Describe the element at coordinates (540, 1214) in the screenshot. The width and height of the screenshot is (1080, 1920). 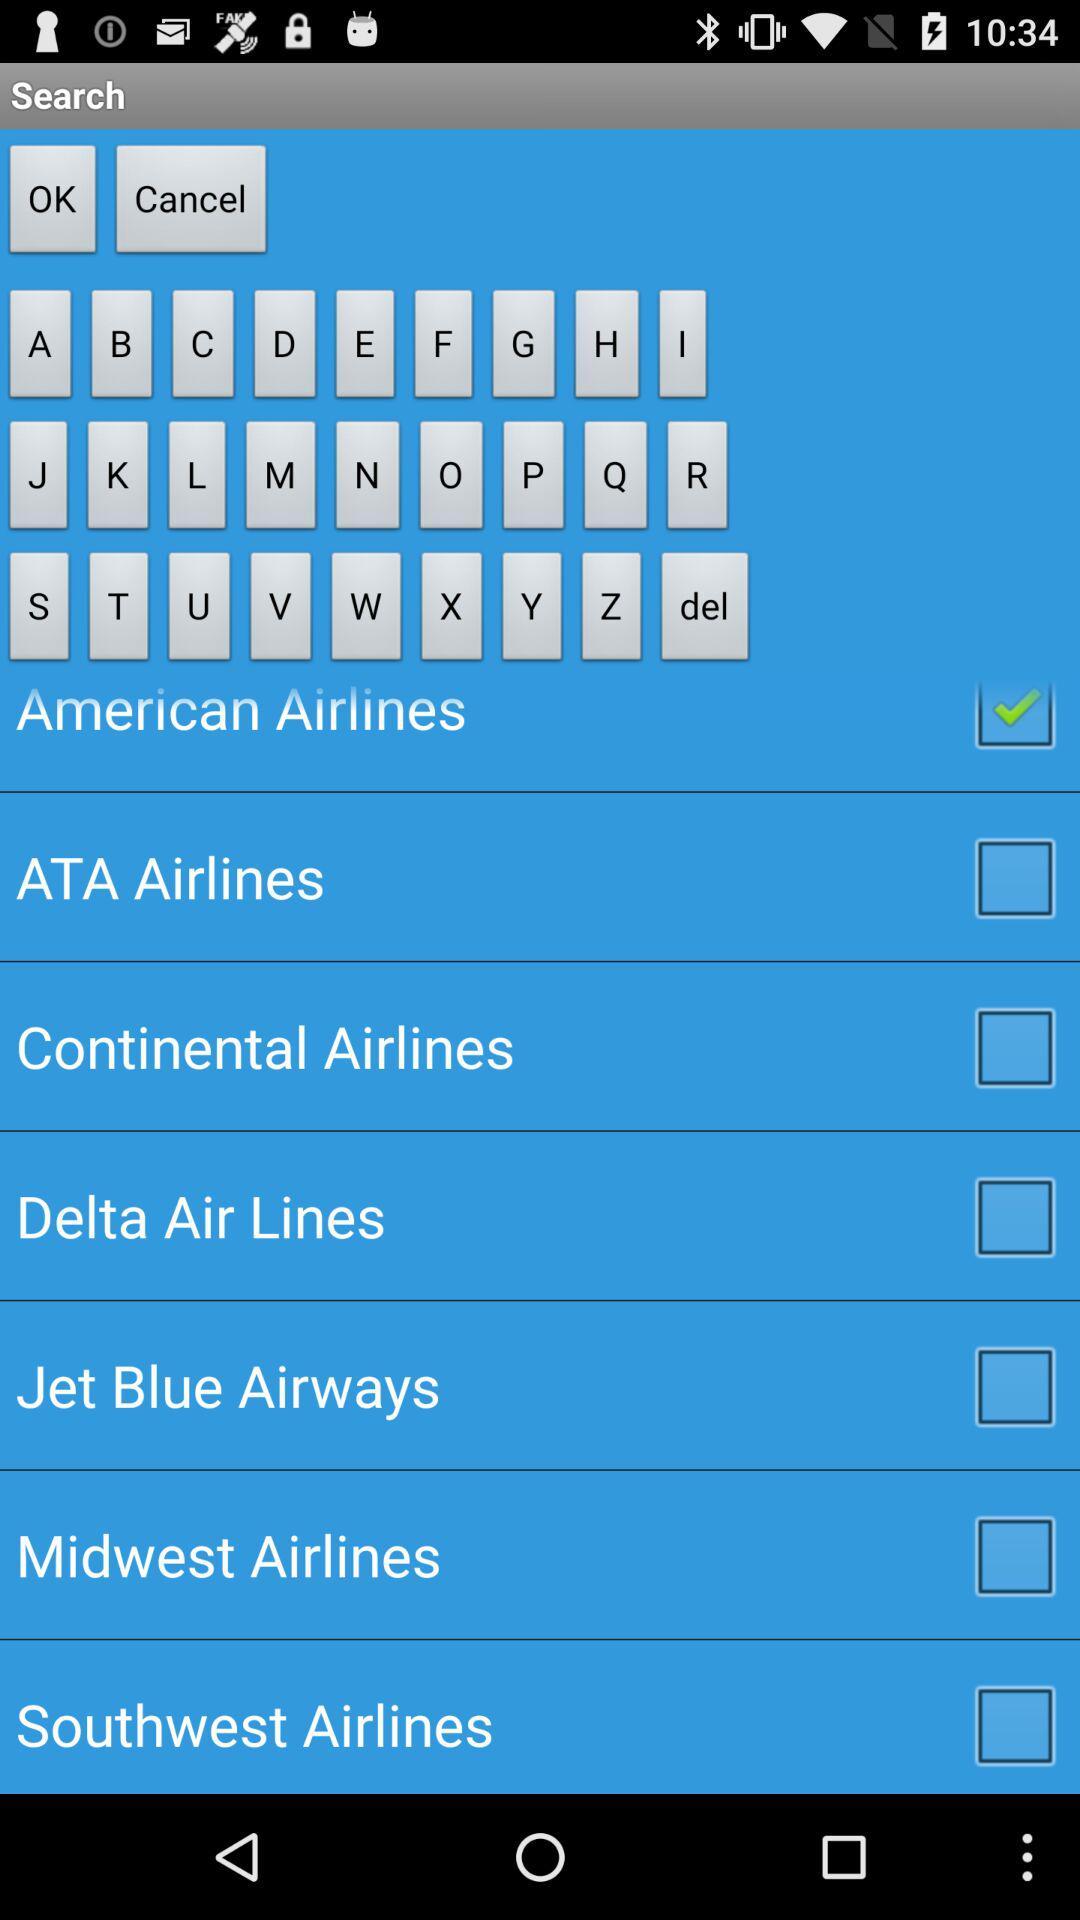
I see `the item above the jet blue airways checkbox` at that location.